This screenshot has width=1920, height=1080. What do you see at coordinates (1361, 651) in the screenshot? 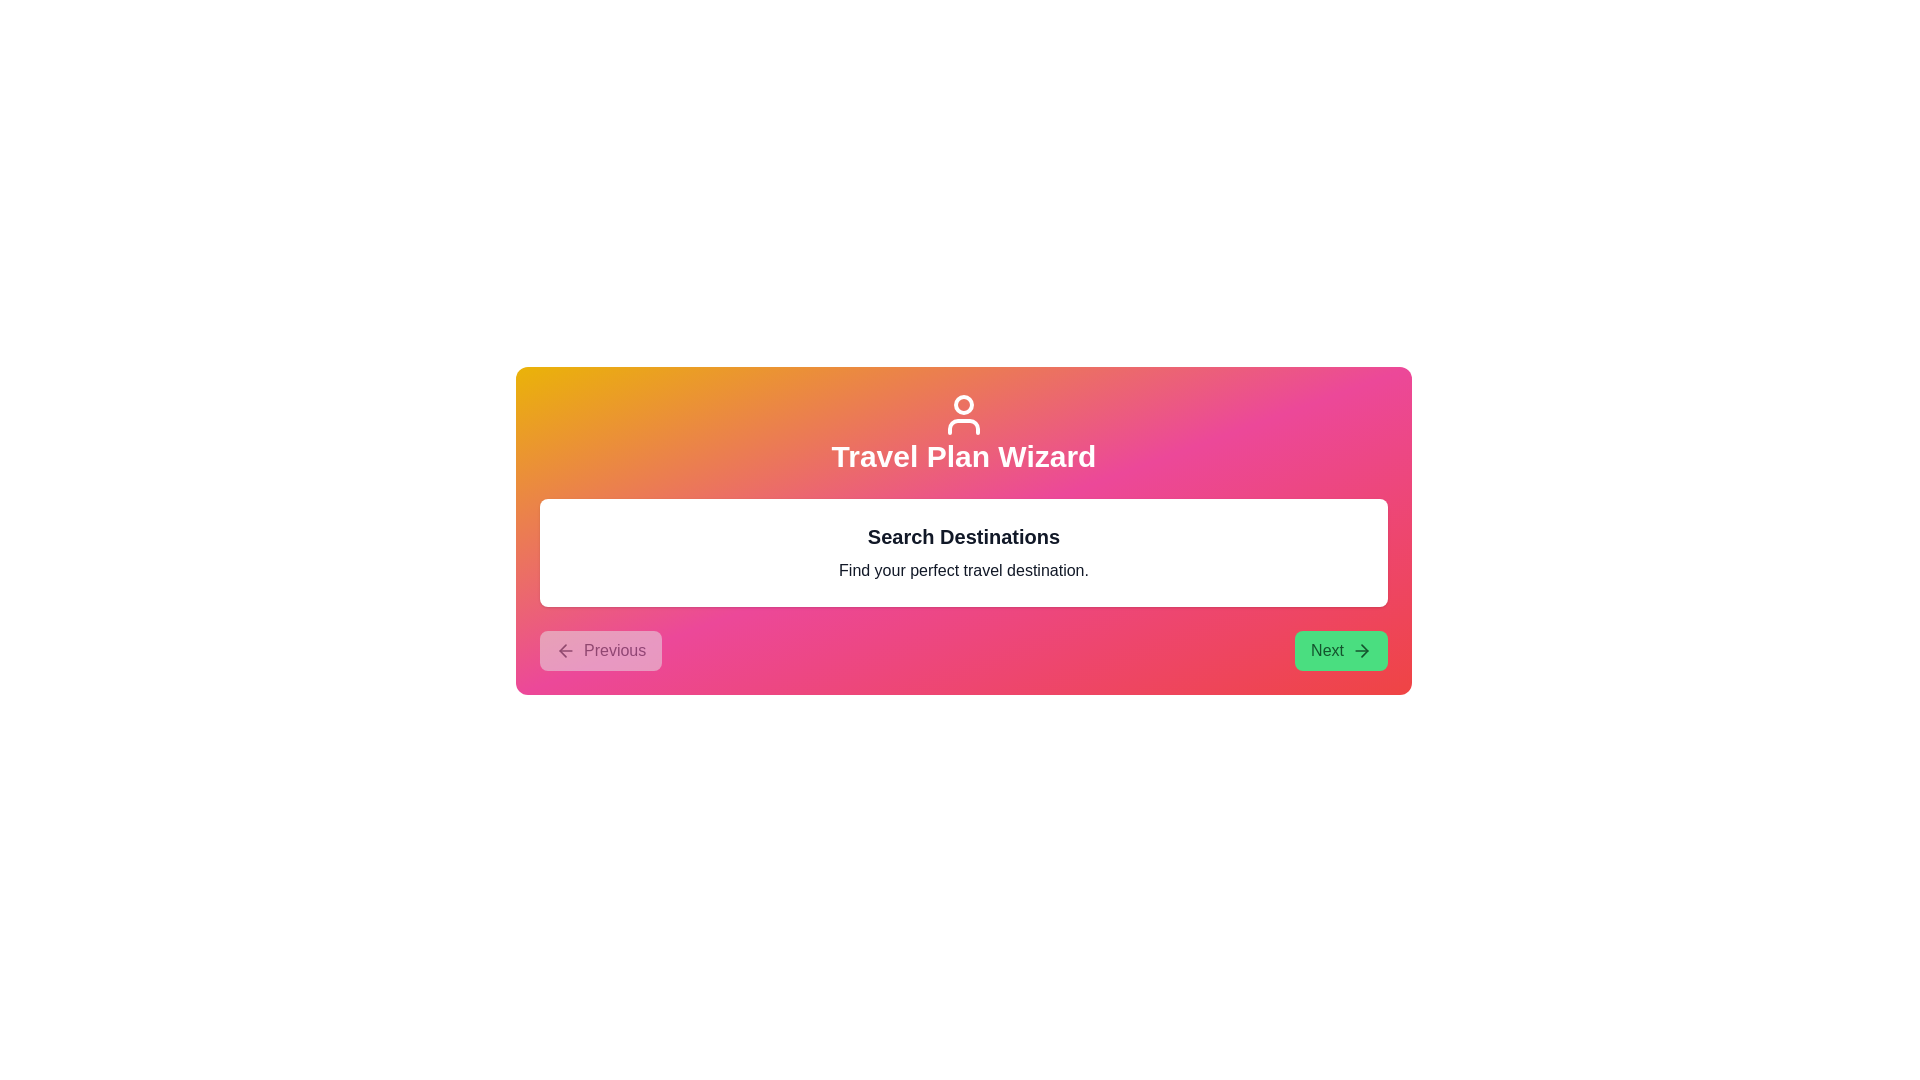
I see `the right-pointing arrow icon within the 'Next' button` at bounding box center [1361, 651].